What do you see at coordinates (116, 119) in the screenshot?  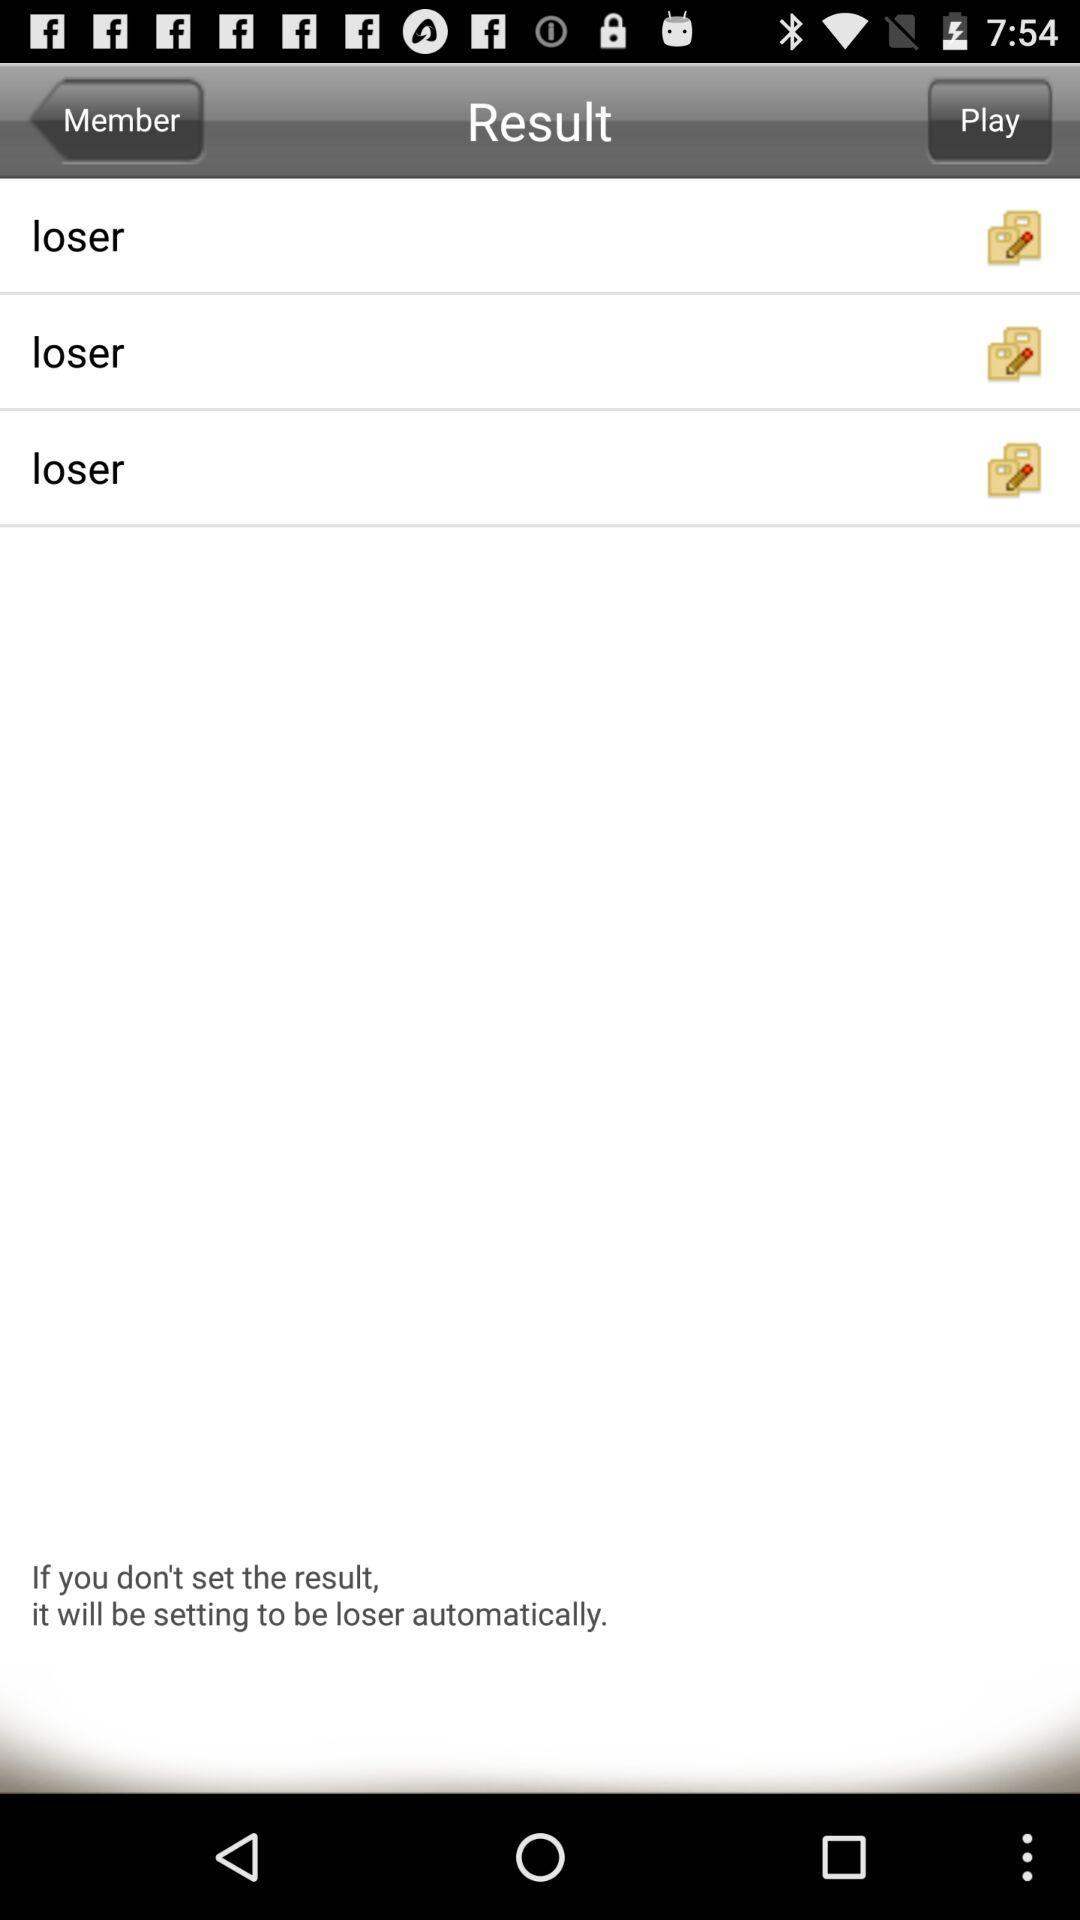 I see `member icon` at bounding box center [116, 119].